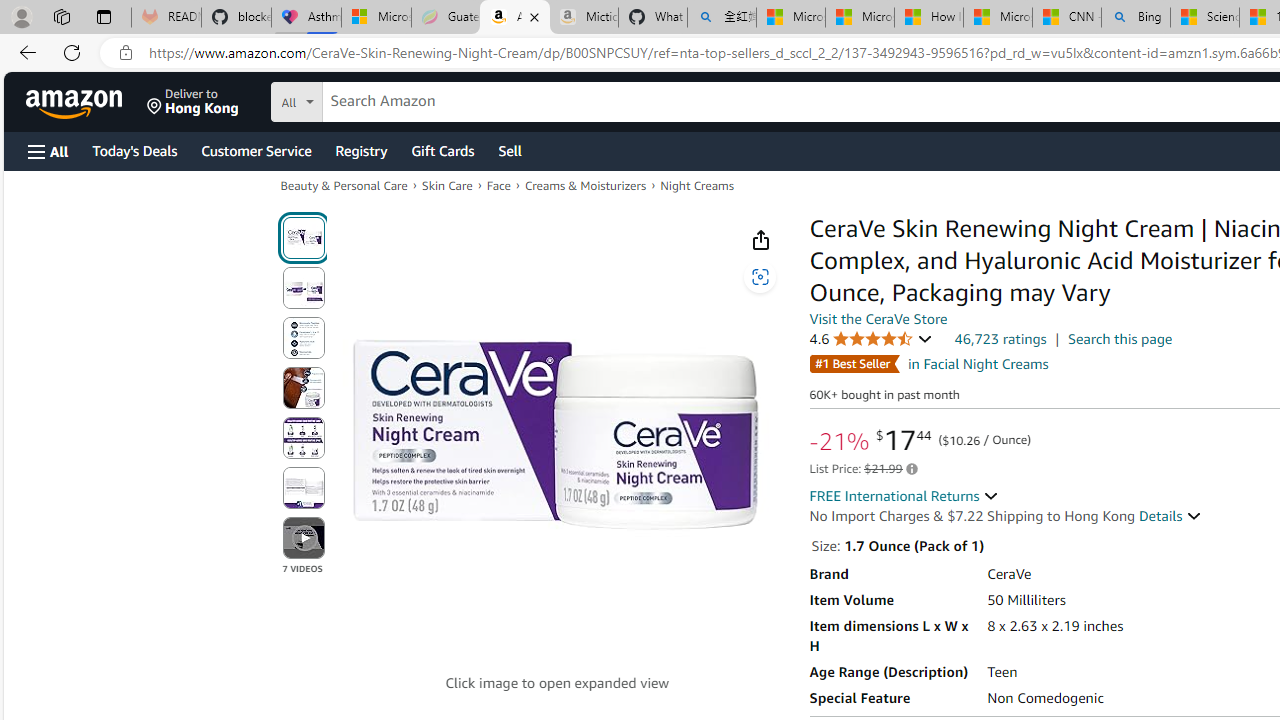  What do you see at coordinates (1120, 338) in the screenshot?
I see `'Search this page'` at bounding box center [1120, 338].